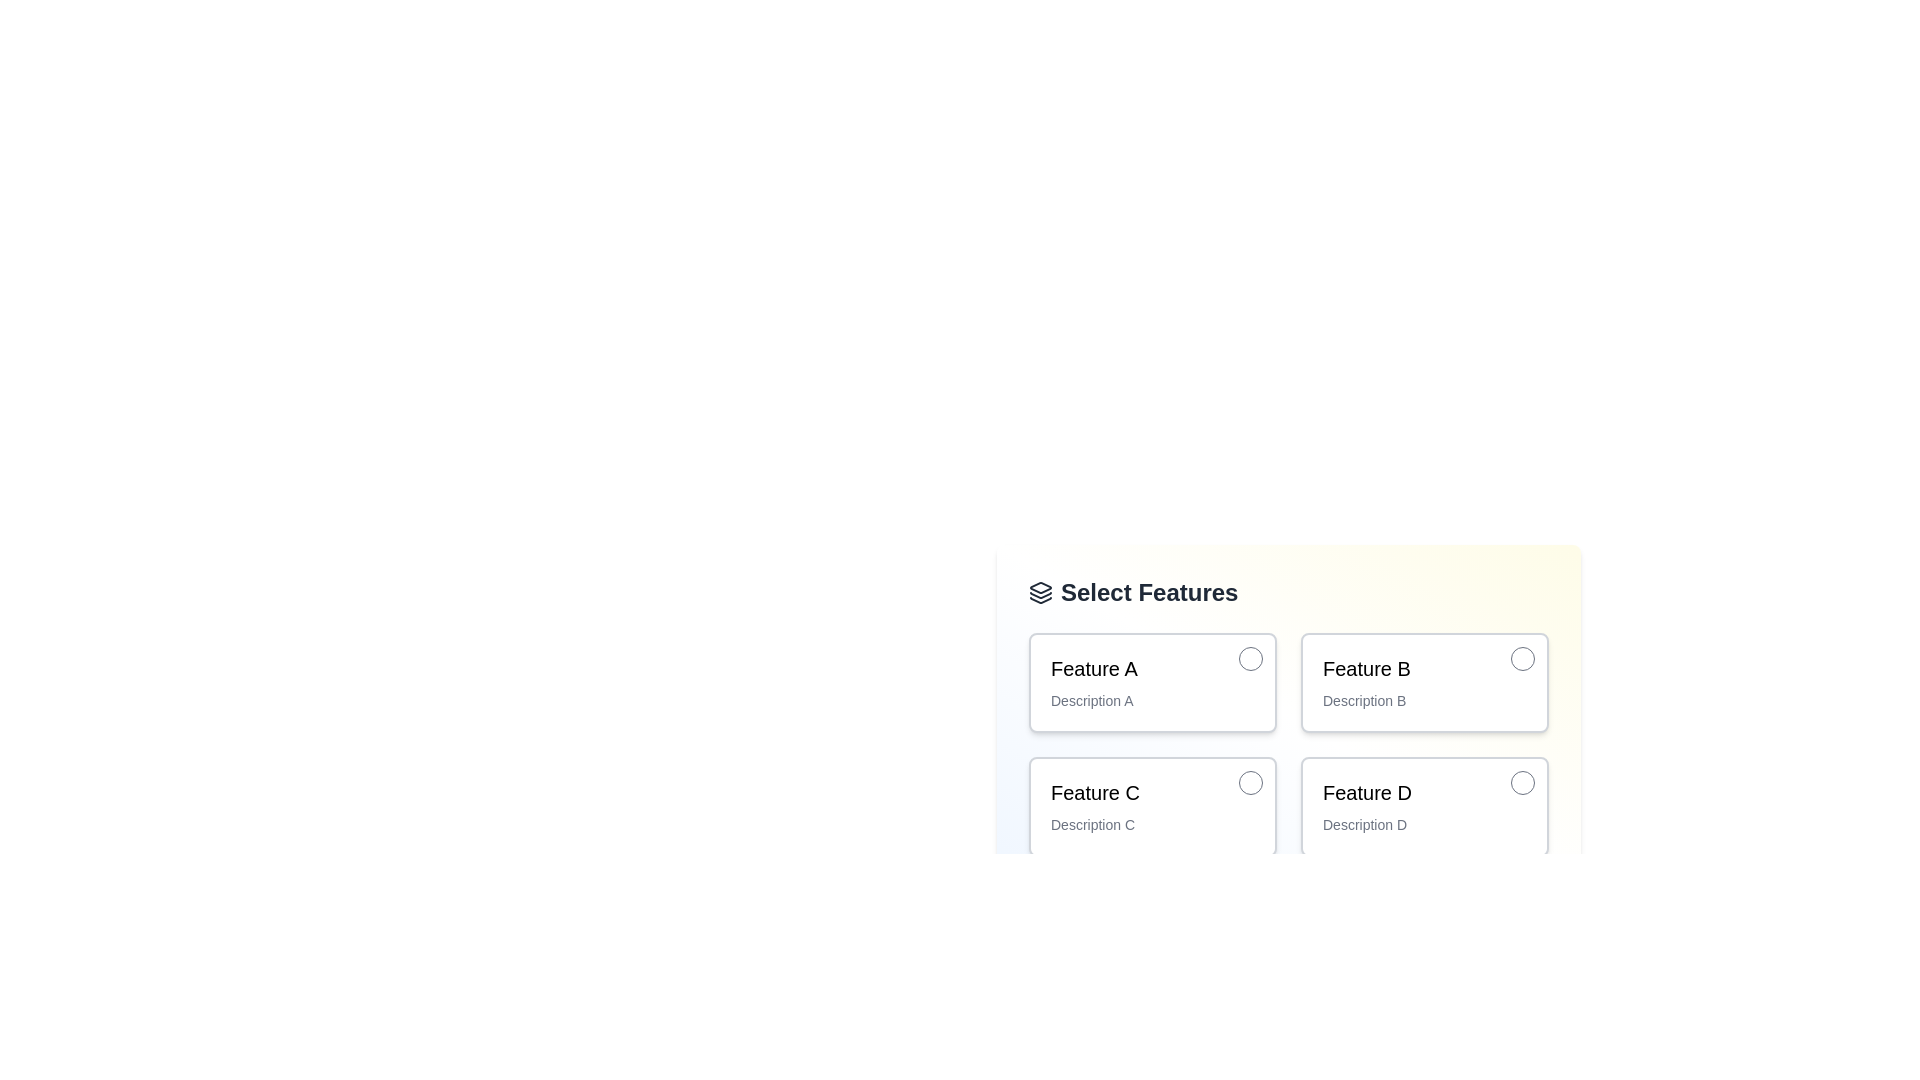 This screenshot has height=1080, width=1920. What do you see at coordinates (1250, 659) in the screenshot?
I see `the interactive button located in the top-right corner of the card labeled 'Feature A'` at bounding box center [1250, 659].